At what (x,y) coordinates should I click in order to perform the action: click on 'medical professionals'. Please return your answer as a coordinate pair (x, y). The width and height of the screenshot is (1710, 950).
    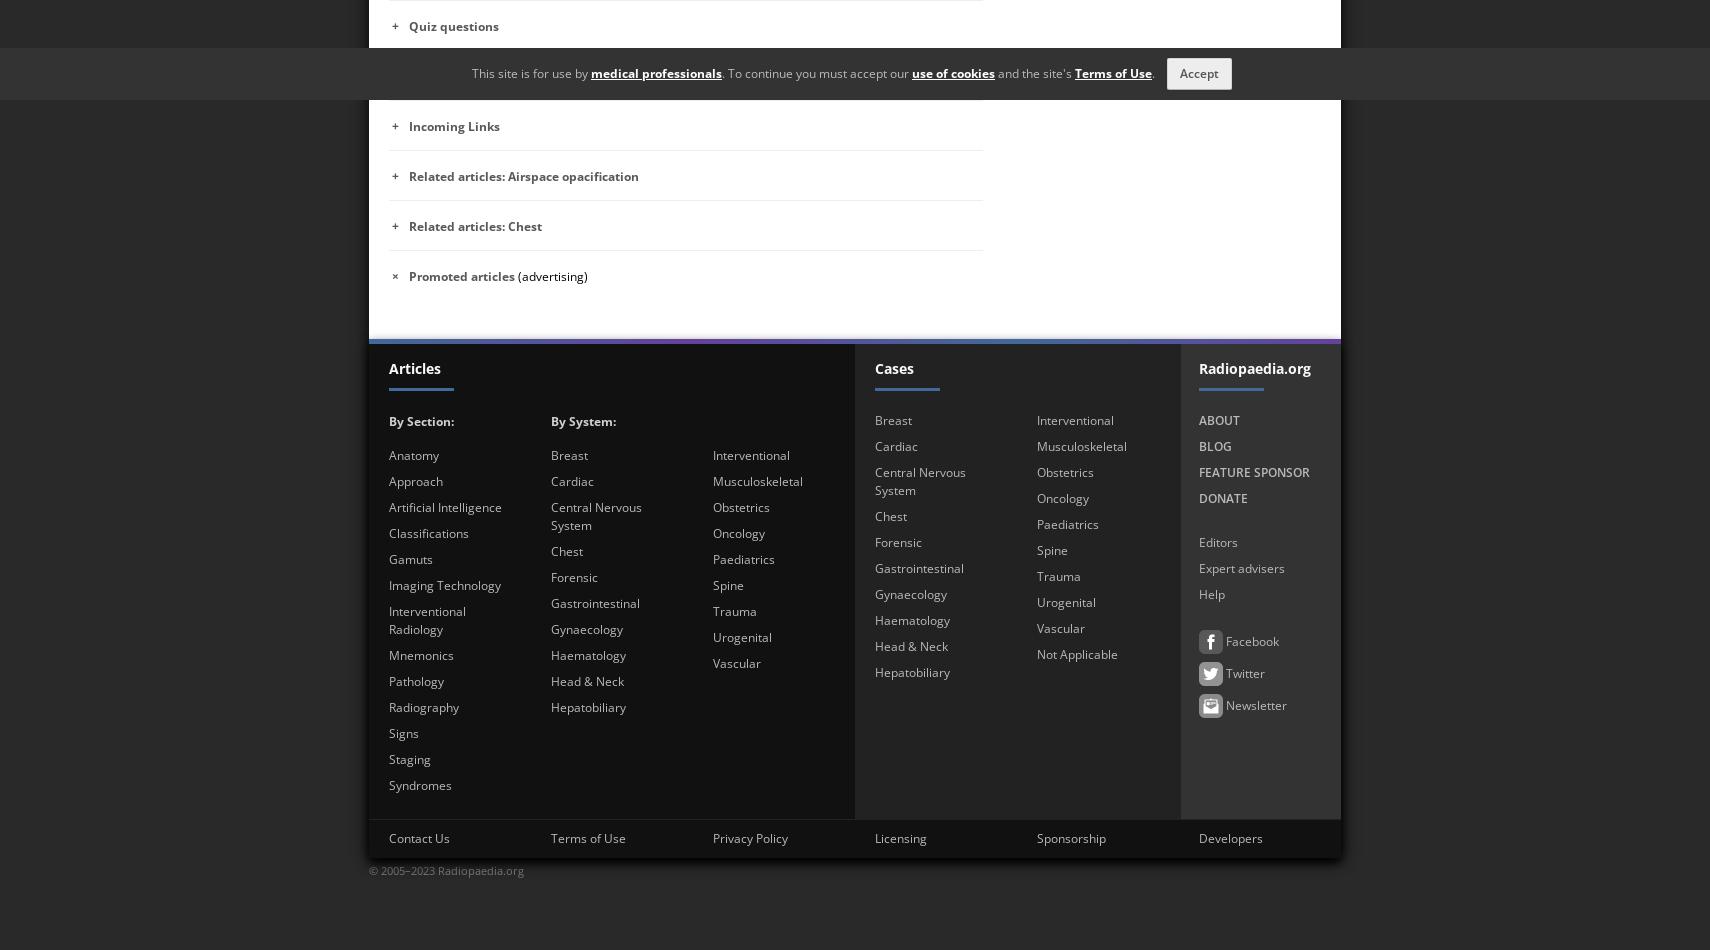
    Looking at the image, I should click on (656, 73).